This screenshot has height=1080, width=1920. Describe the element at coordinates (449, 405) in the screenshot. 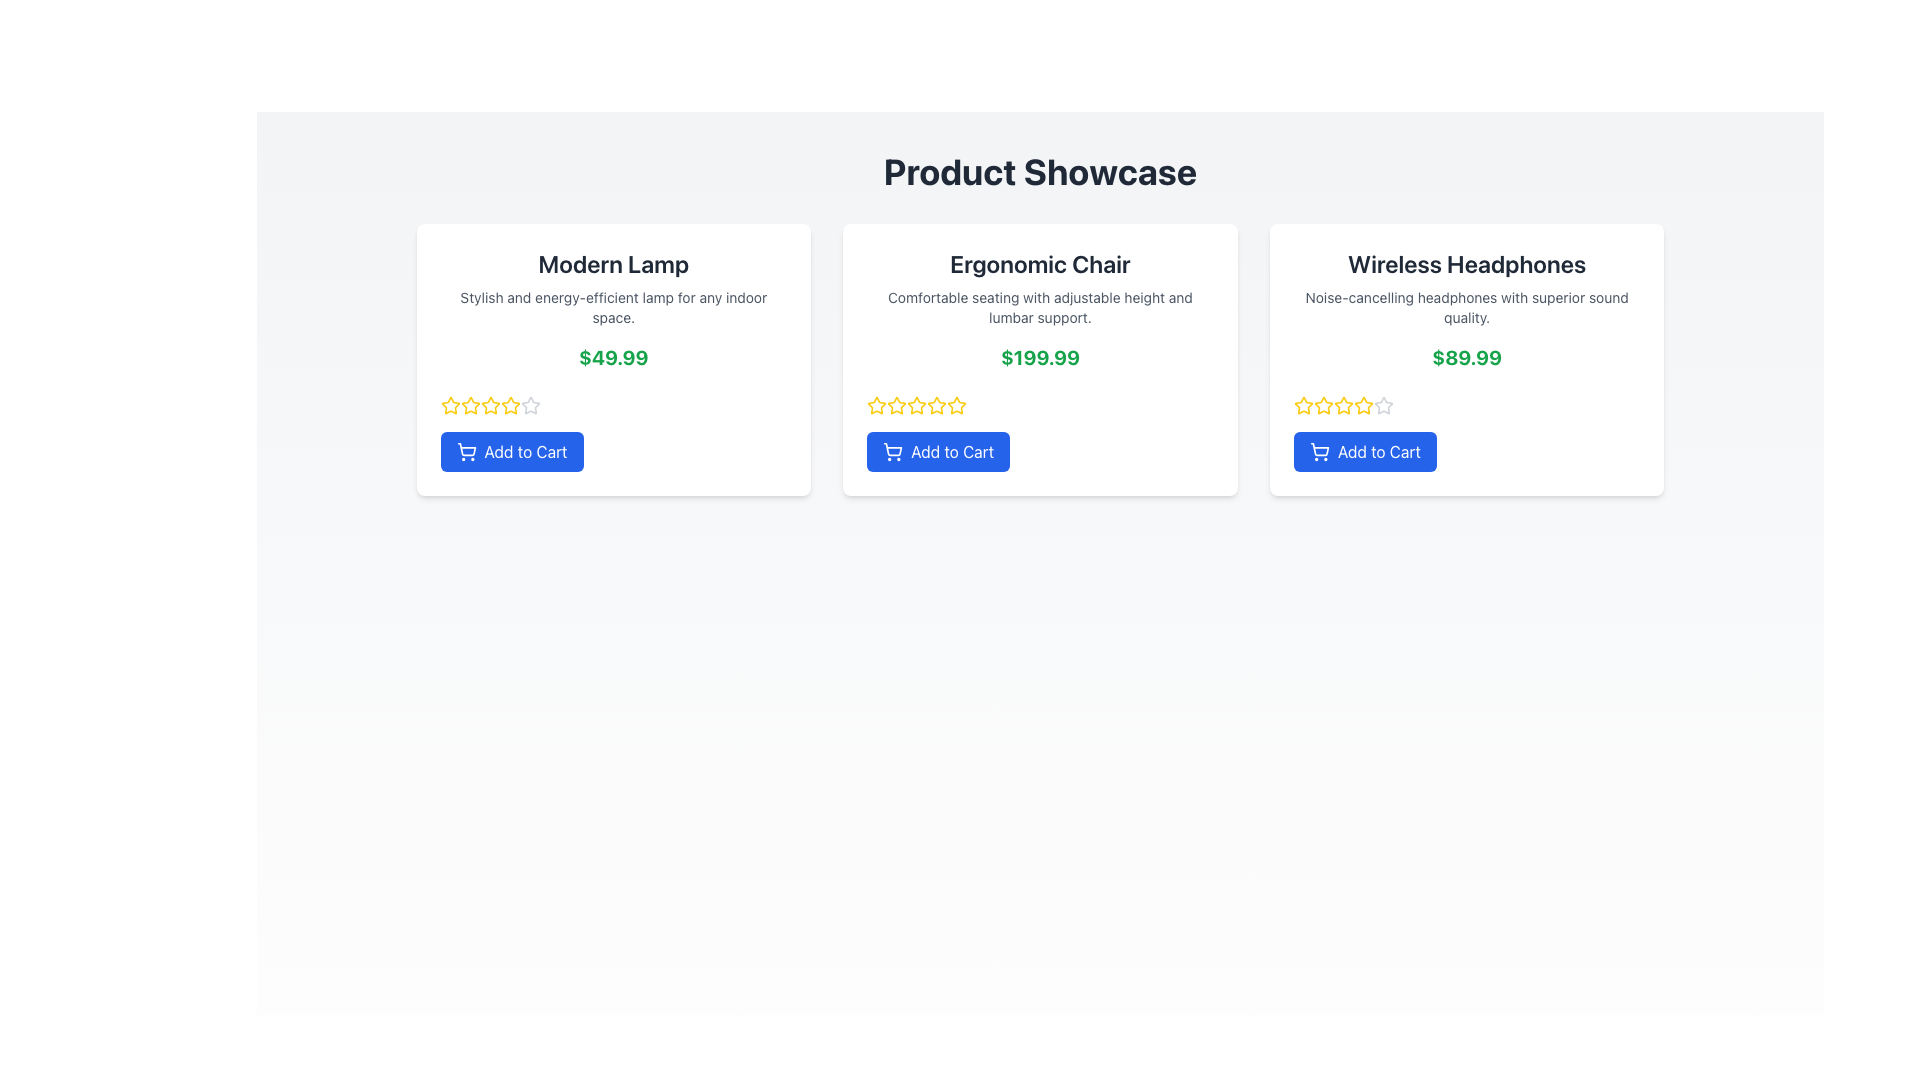

I see `the first five-pointed star icon with a yellow border and white interior, located prominently below the product description and price for the 'Modern Lamp'` at that location.